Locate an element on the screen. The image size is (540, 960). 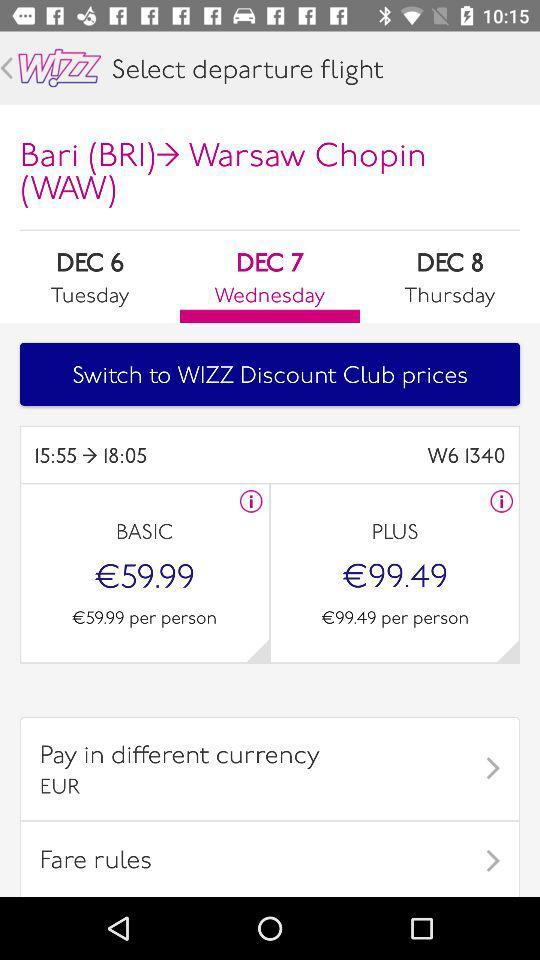
next page is located at coordinates (258, 649).